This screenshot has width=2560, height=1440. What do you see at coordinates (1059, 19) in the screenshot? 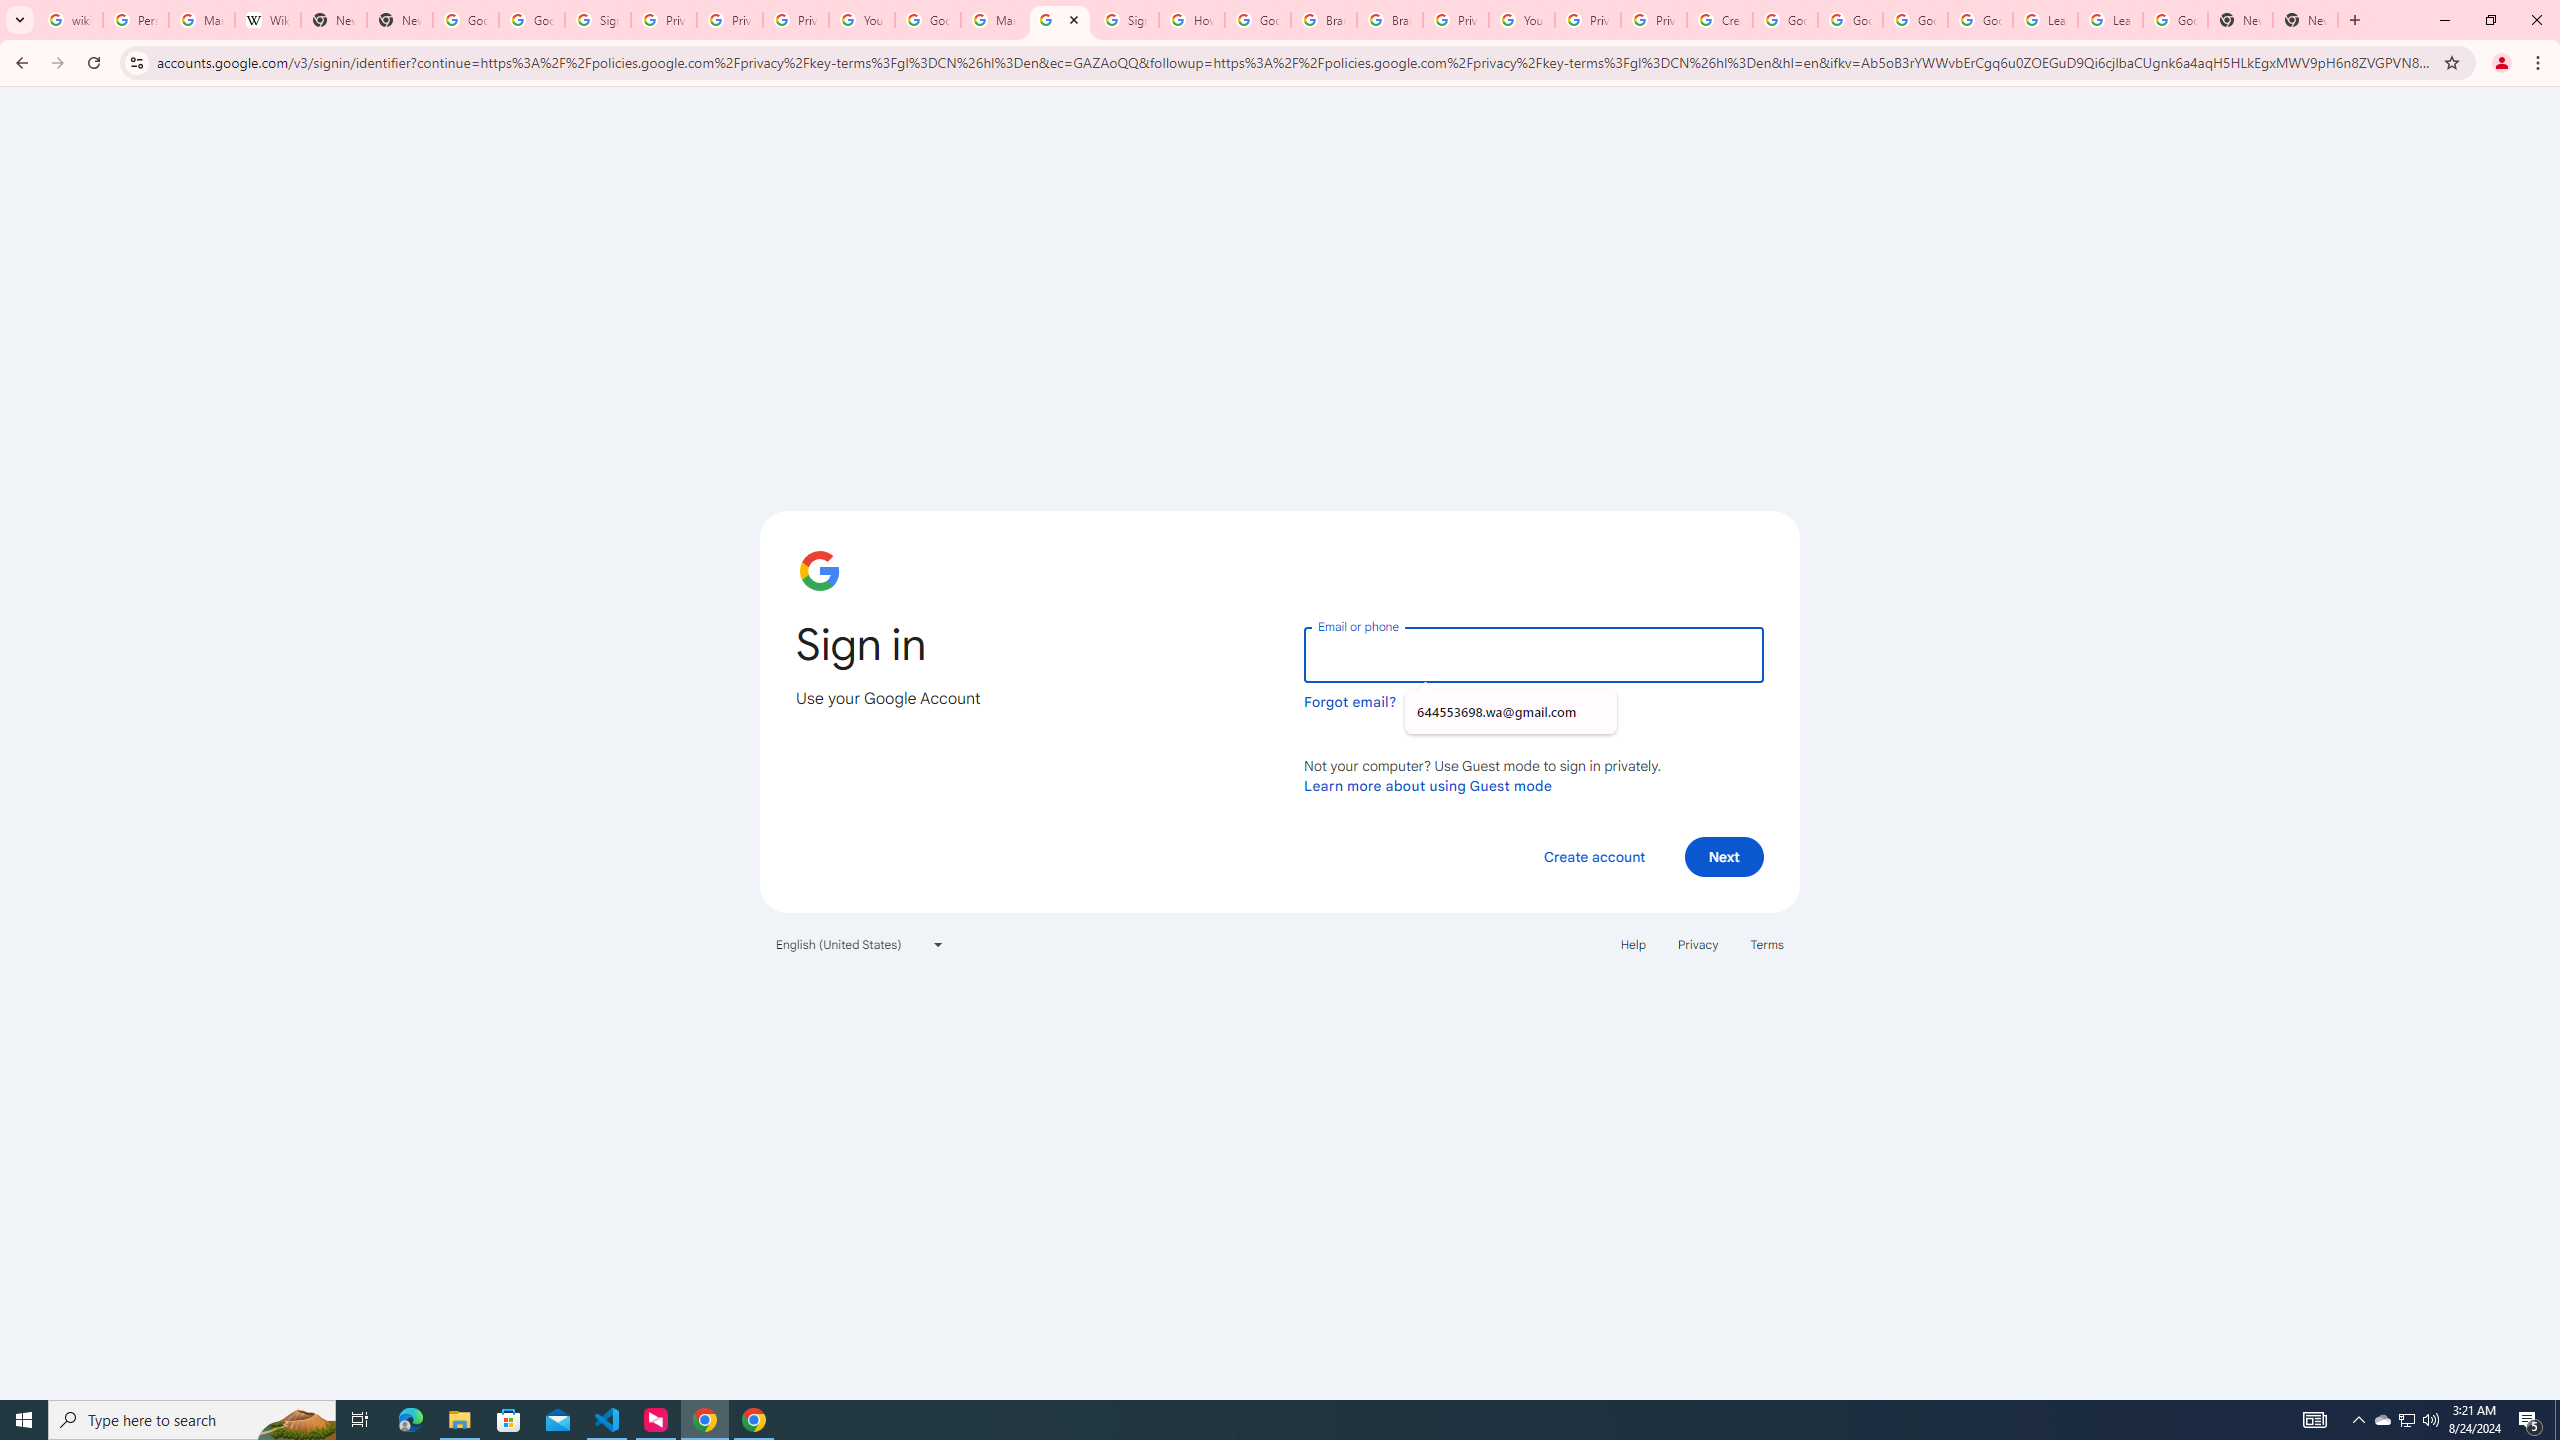
I see `'Sign in - Google Accounts'` at bounding box center [1059, 19].